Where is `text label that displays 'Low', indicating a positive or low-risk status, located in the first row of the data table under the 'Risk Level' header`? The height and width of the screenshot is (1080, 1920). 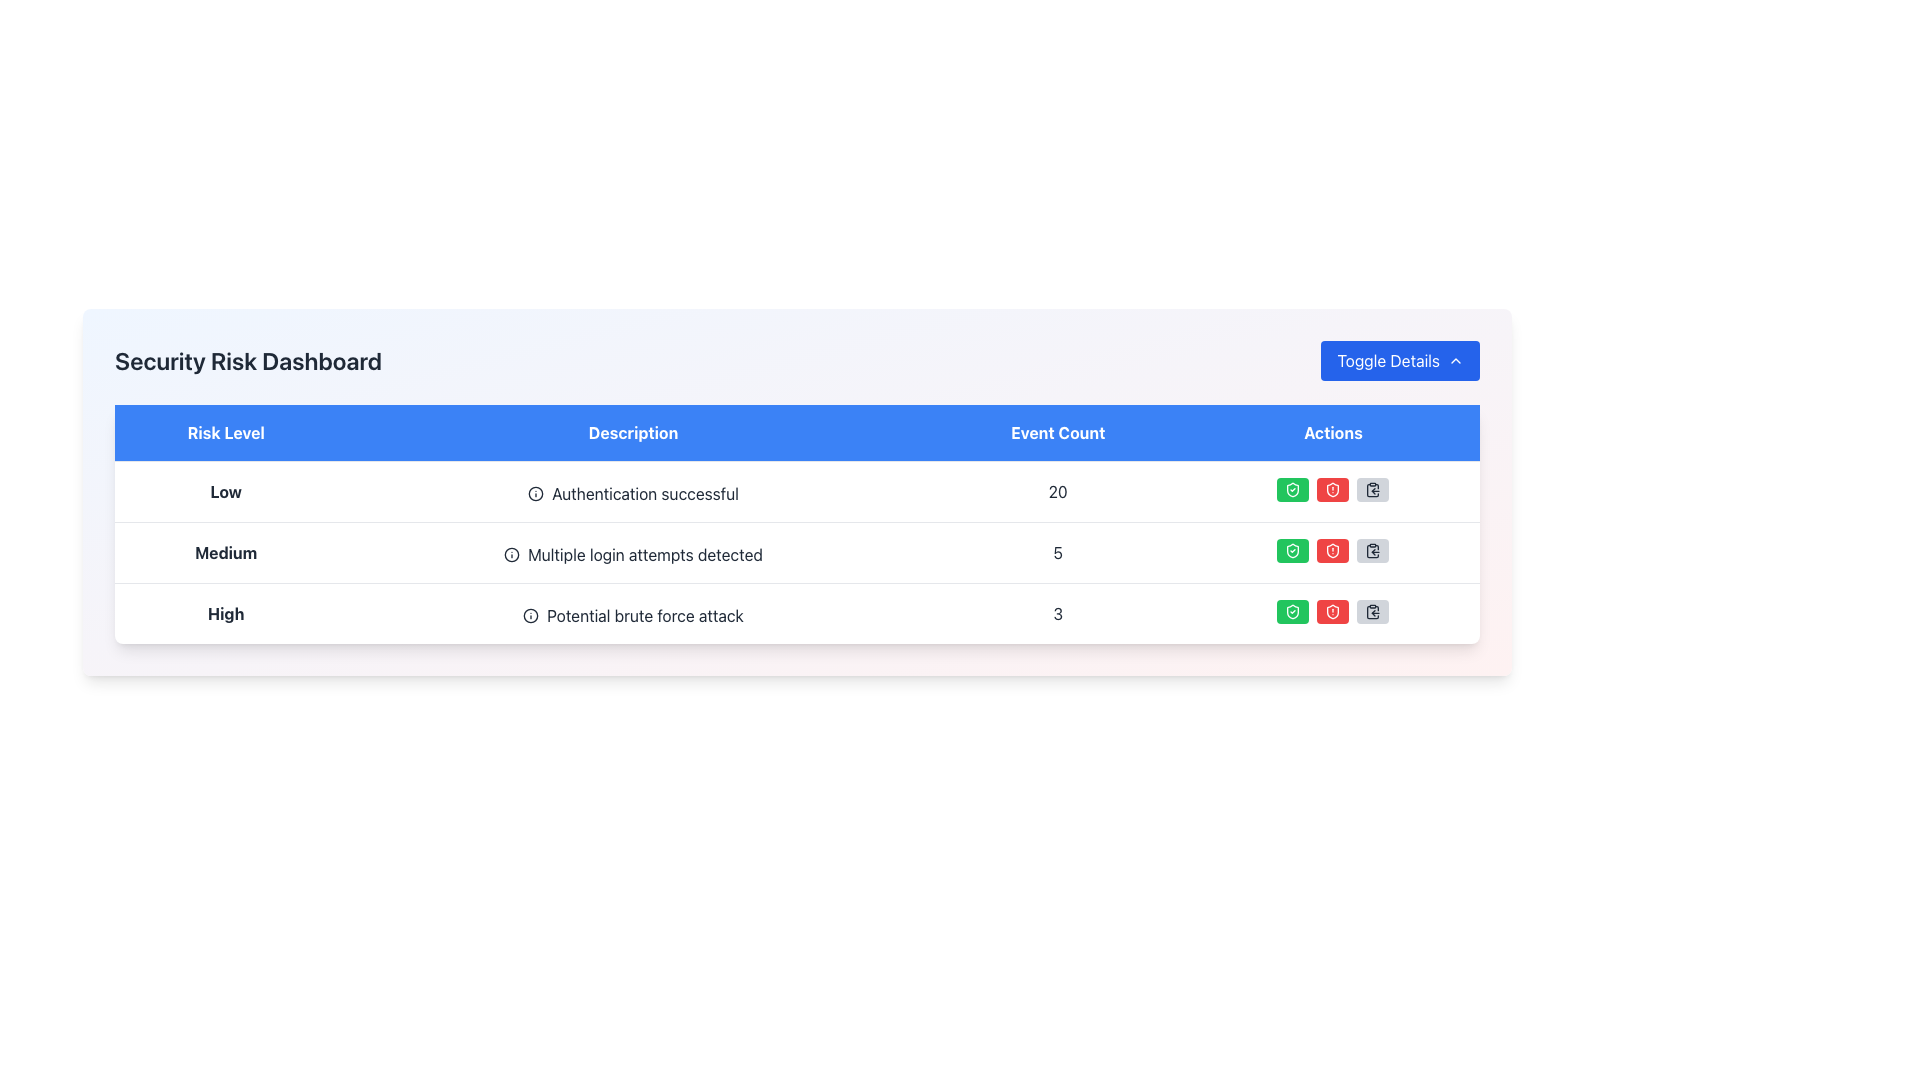 text label that displays 'Low', indicating a positive or low-risk status, located in the first row of the data table under the 'Risk Level' header is located at coordinates (226, 492).